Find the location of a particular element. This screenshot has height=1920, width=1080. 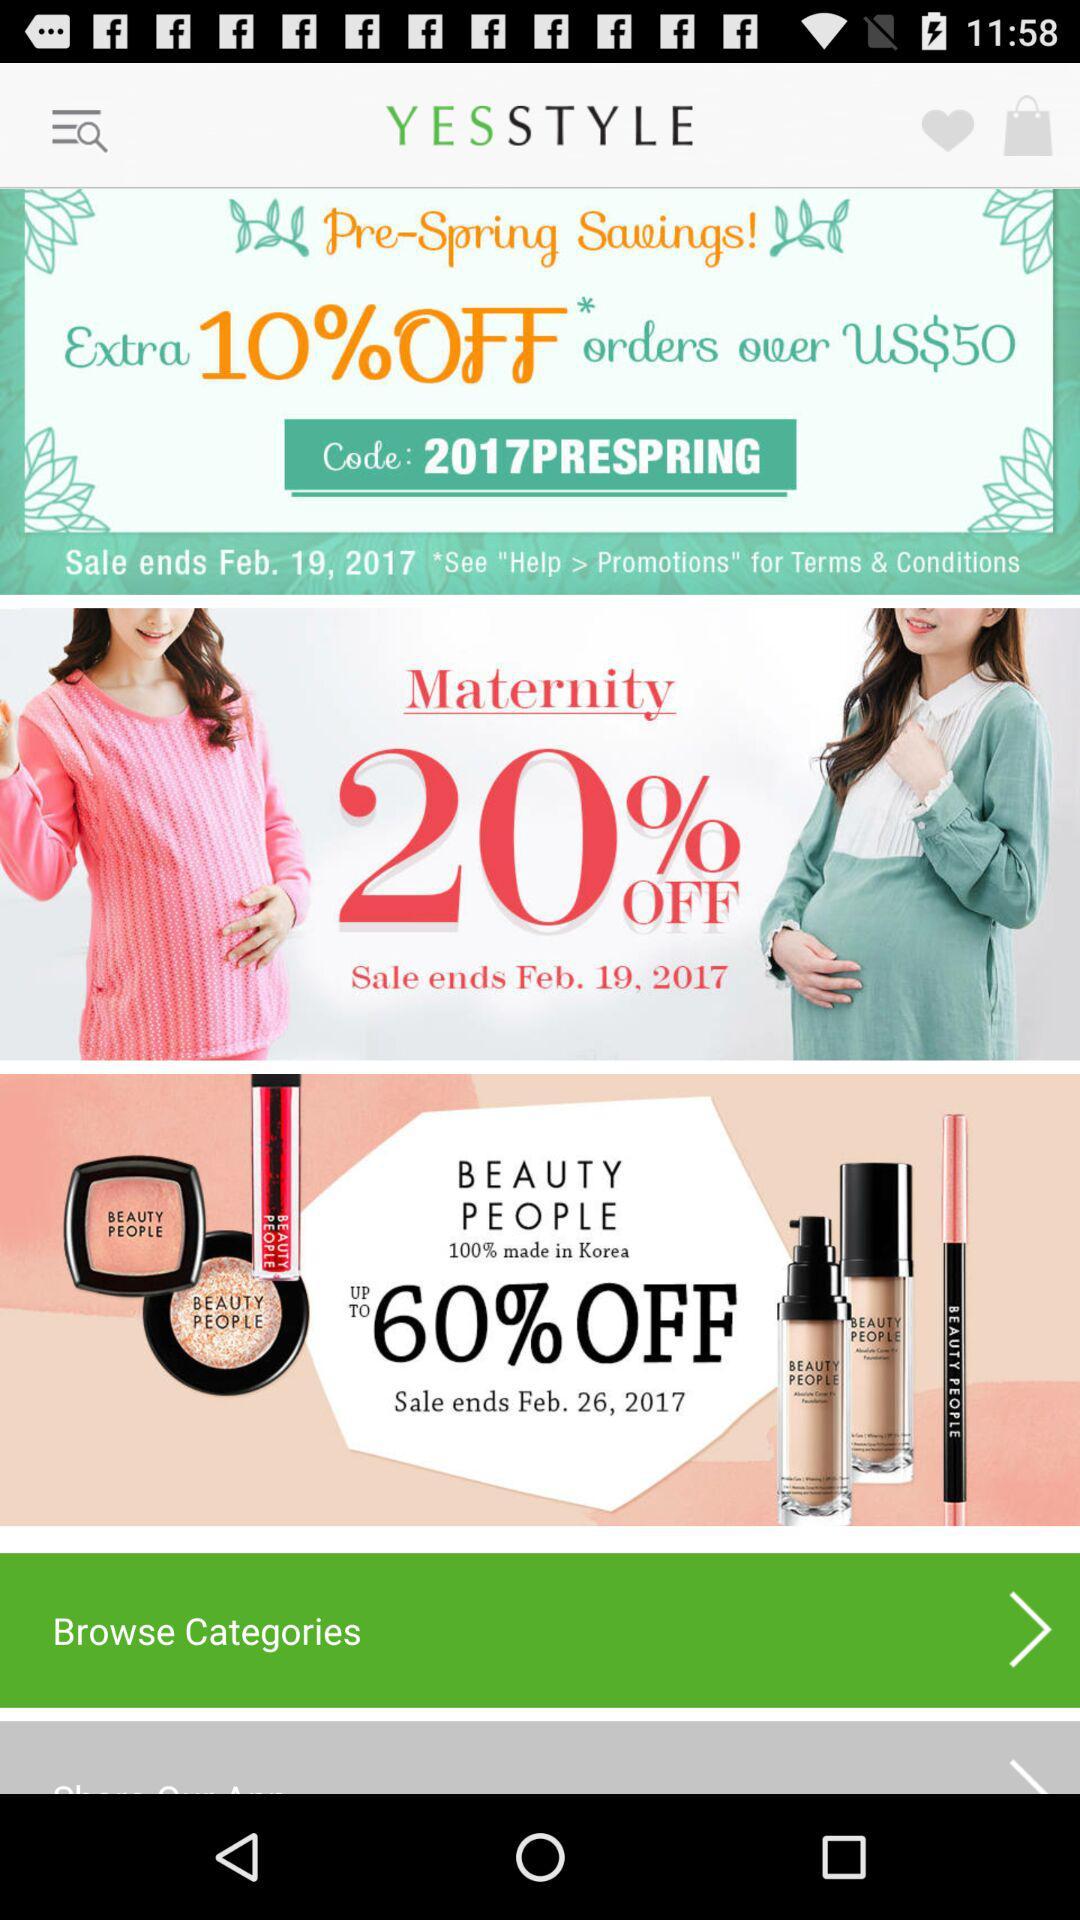

sale details is located at coordinates (540, 834).